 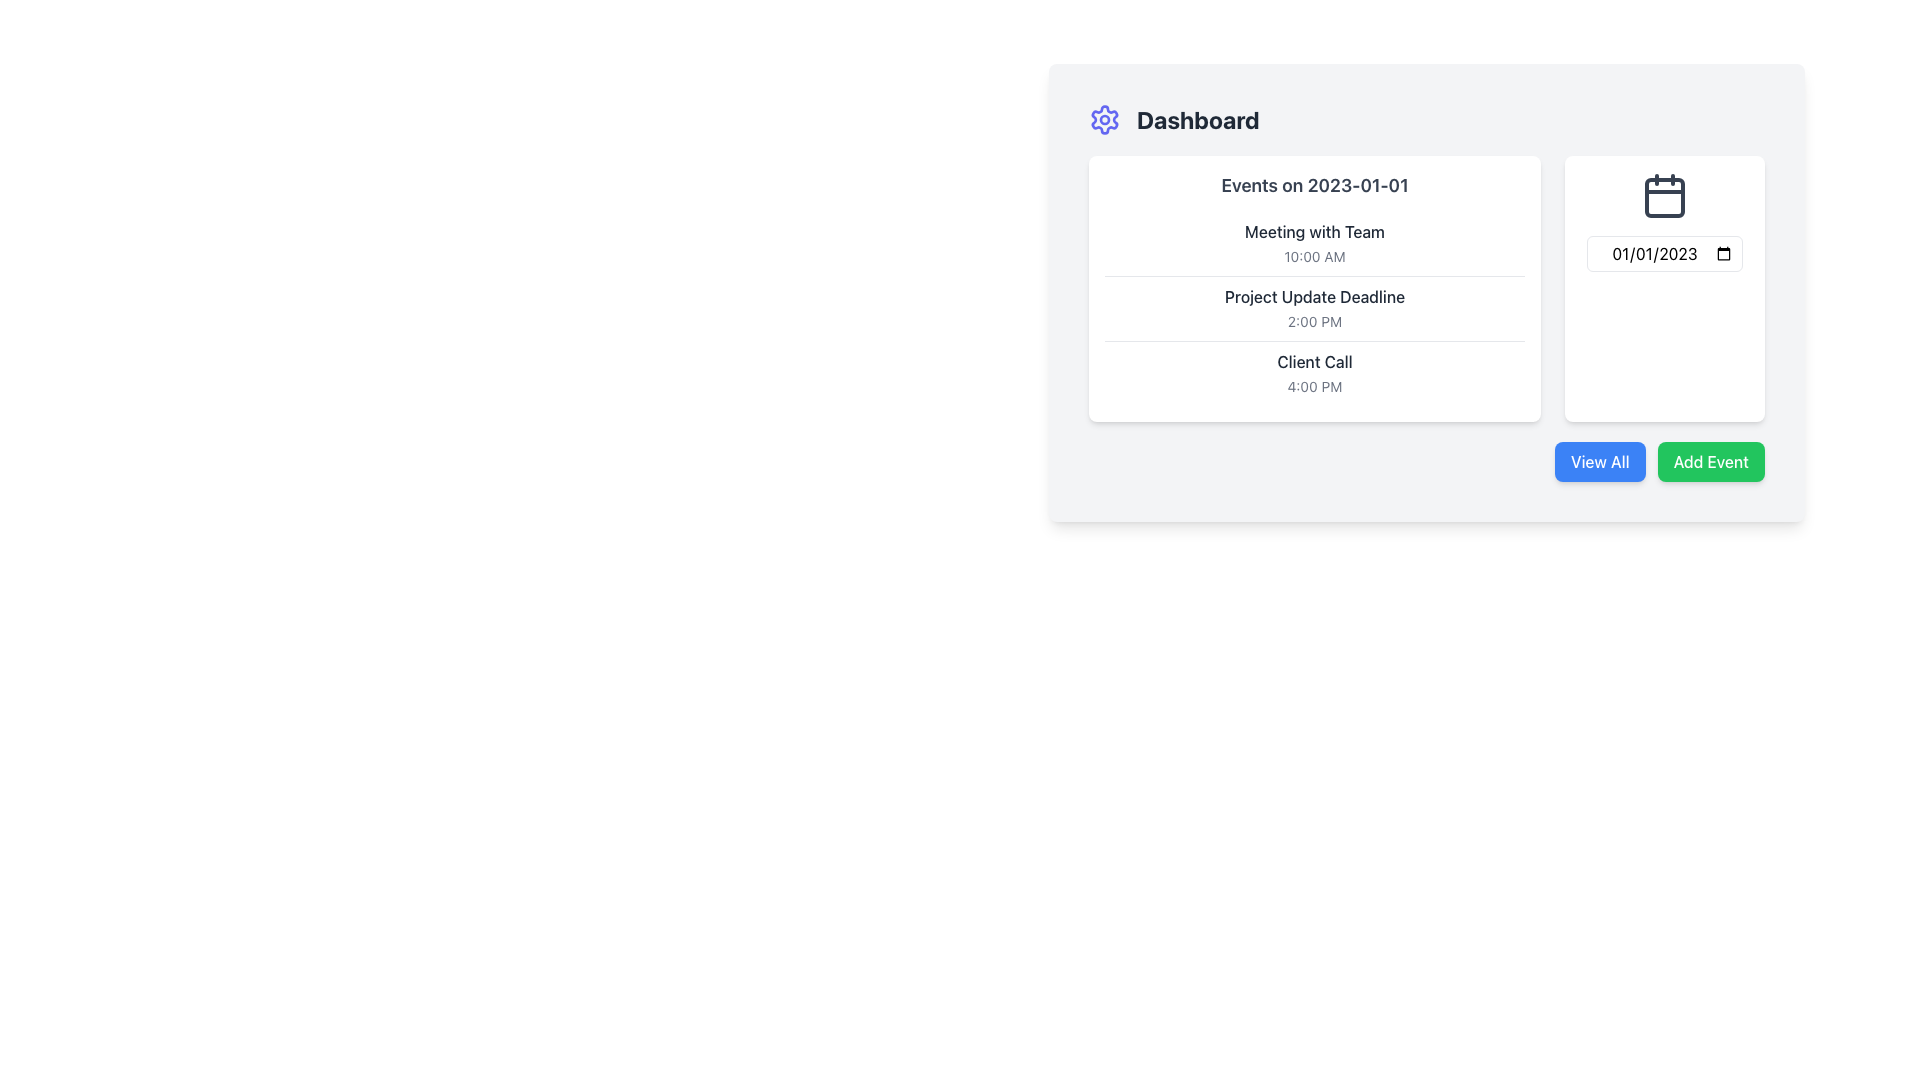 I want to click on the white rectangle with rounded corners and a thin border inside the calendar icon, which is located to the right of the date input field displaying '01/01/2023', so click(x=1665, y=197).